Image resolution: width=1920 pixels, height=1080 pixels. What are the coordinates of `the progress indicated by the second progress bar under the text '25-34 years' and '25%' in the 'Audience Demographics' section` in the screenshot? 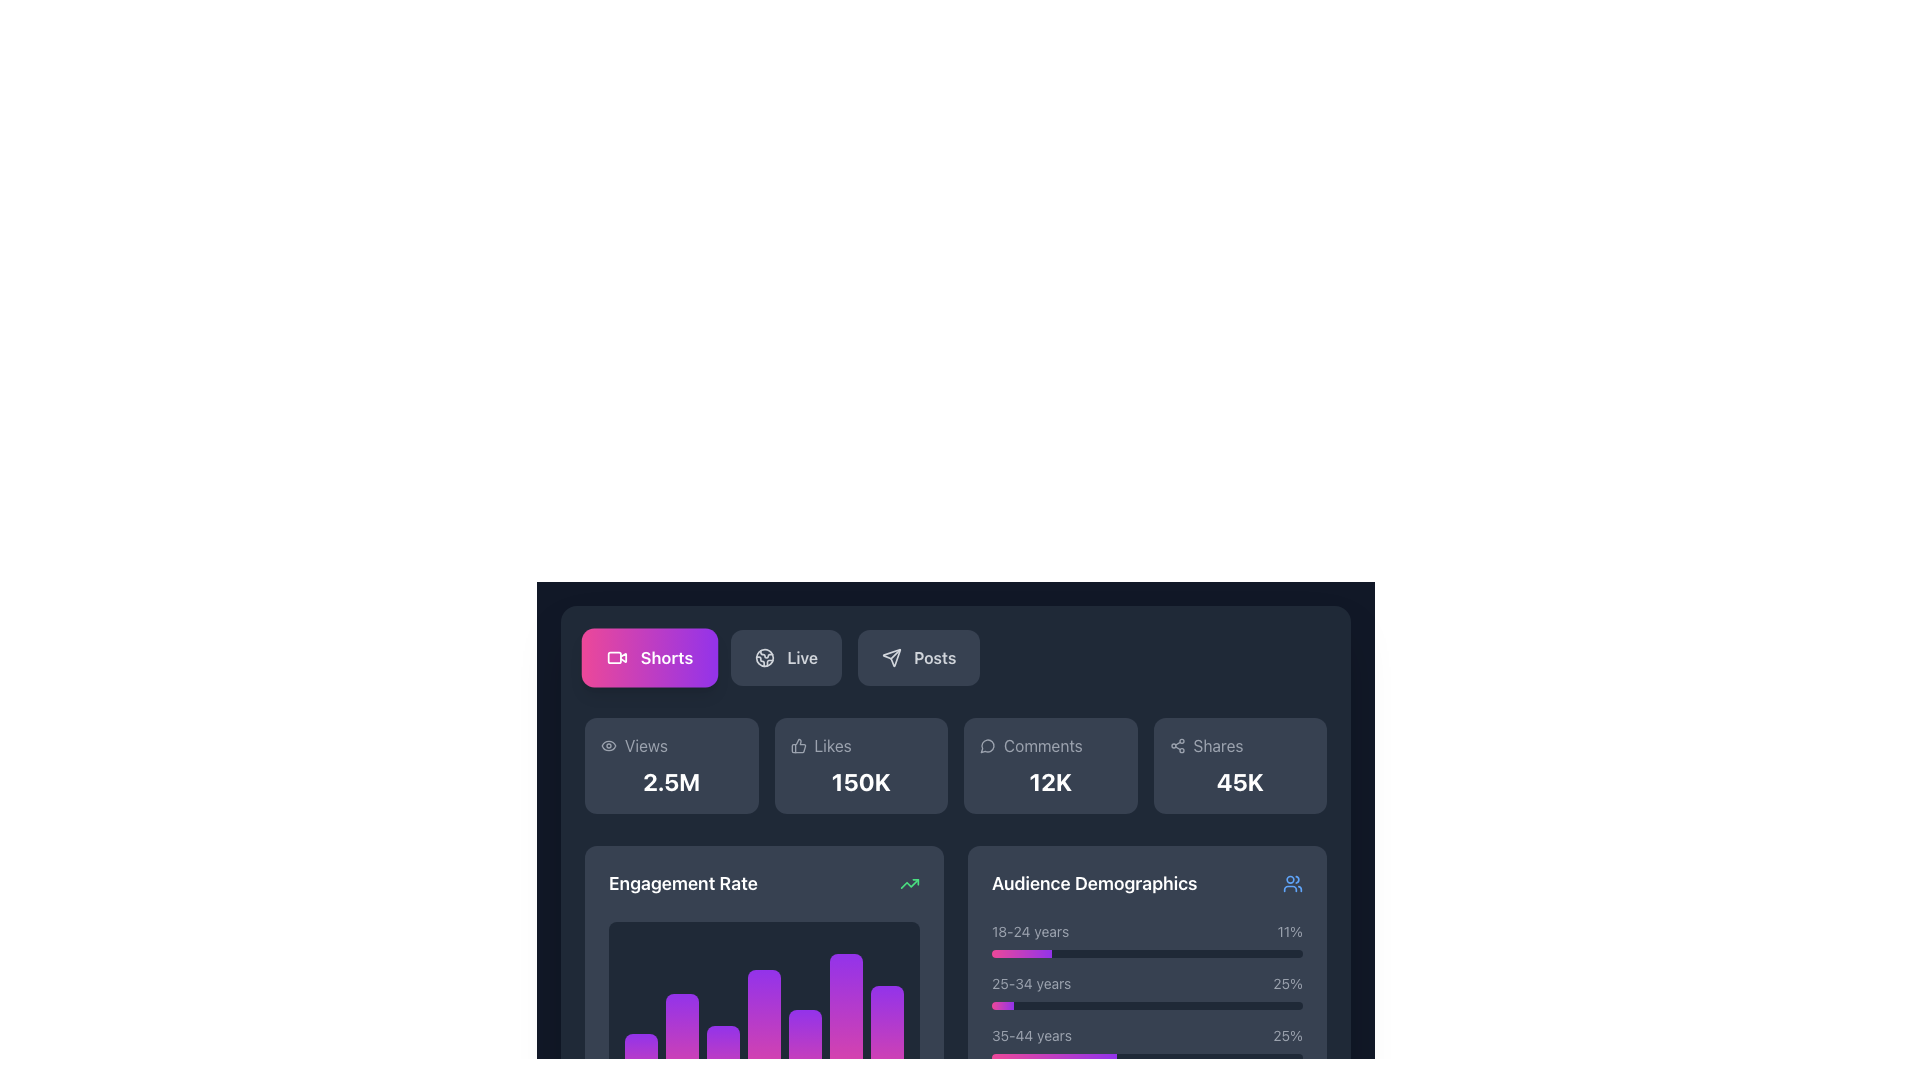 It's located at (1147, 1006).